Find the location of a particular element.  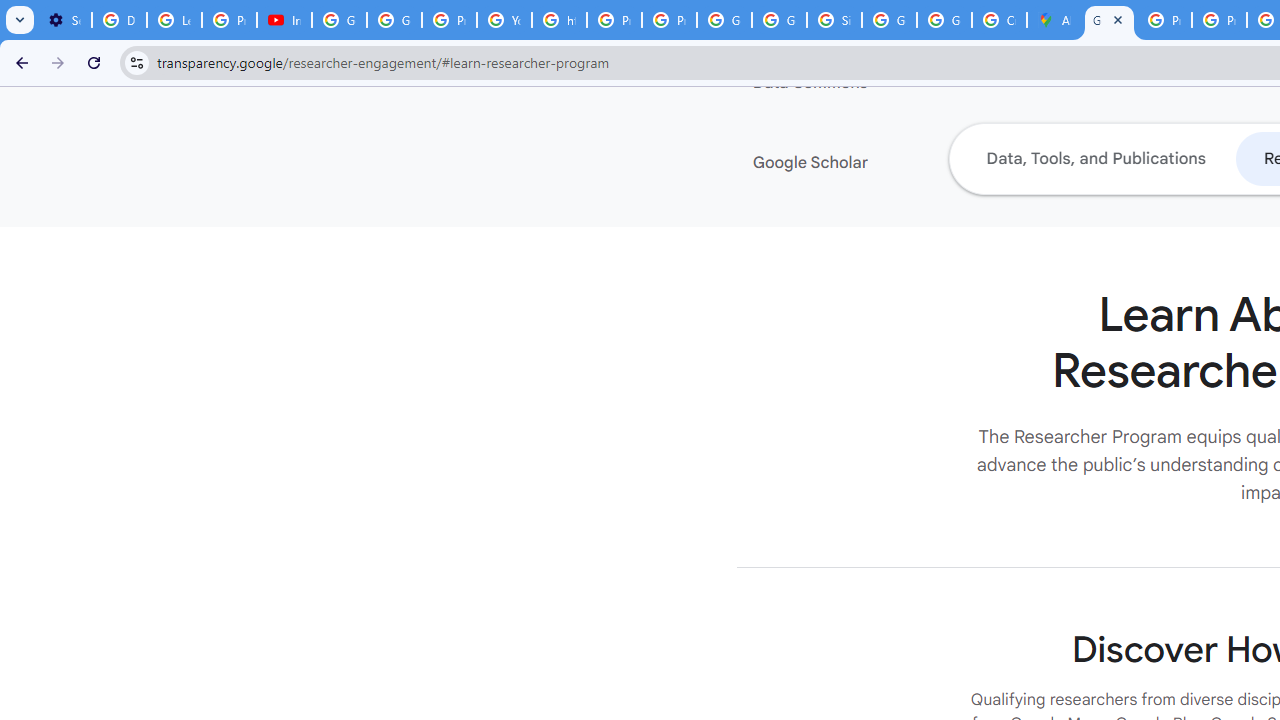

'Introduction | Google Privacy Policy - YouTube' is located at coordinates (283, 20).